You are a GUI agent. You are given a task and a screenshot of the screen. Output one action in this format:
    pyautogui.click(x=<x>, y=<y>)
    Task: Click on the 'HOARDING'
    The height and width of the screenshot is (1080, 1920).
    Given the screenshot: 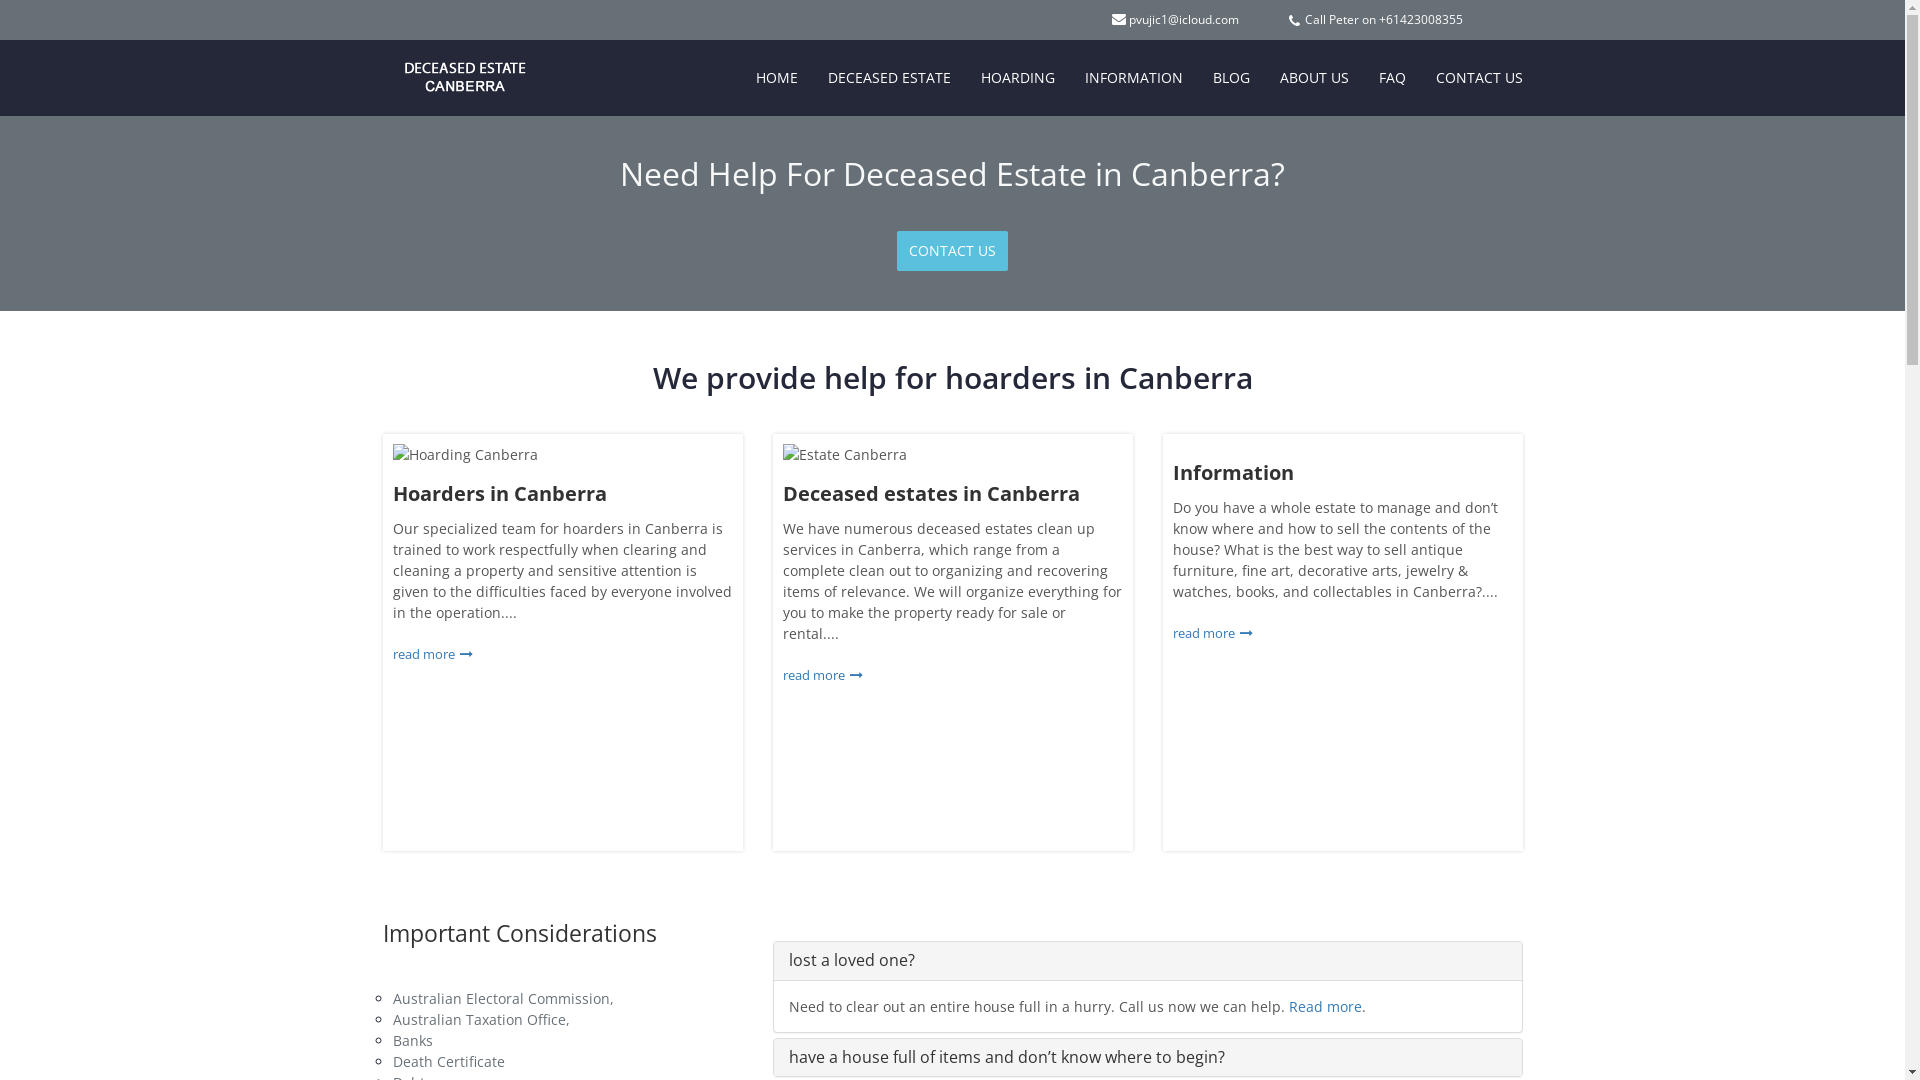 What is the action you would take?
    pyautogui.click(x=1017, y=76)
    